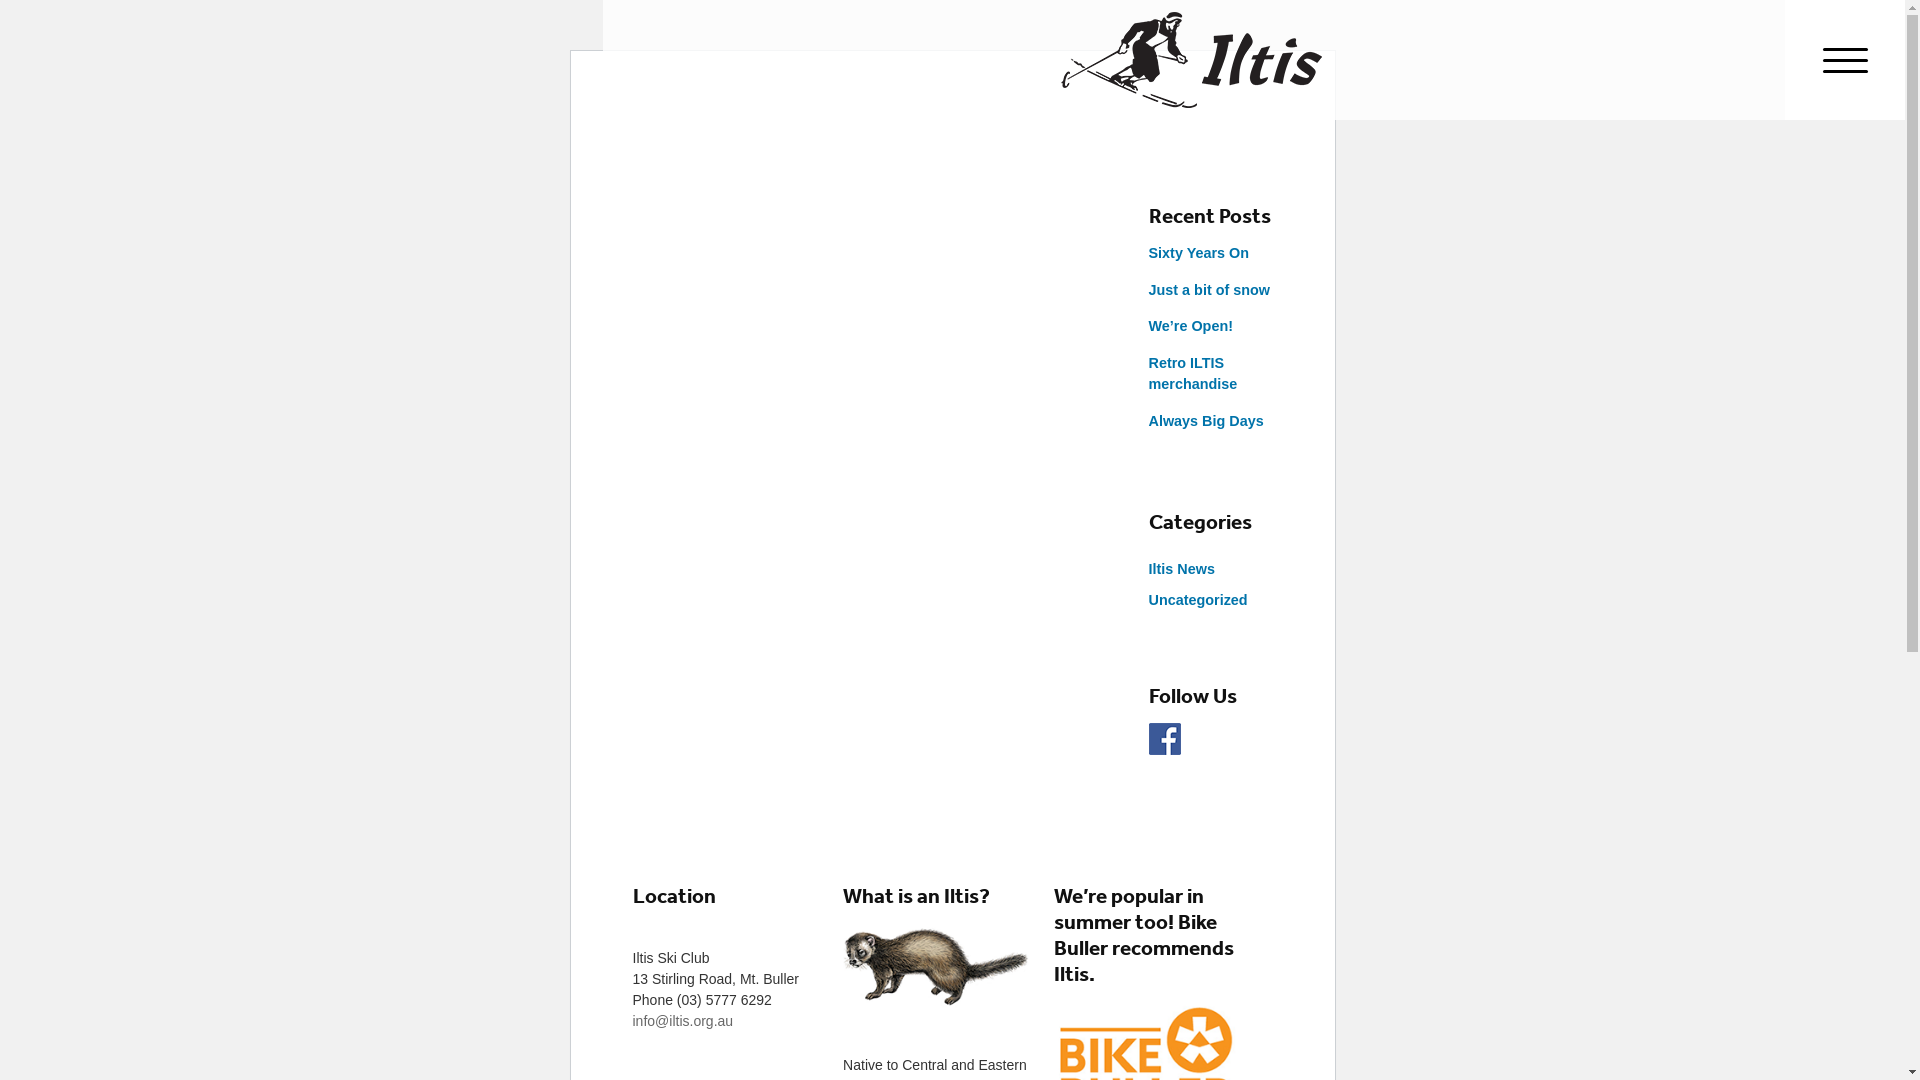 The height and width of the screenshot is (1080, 1920). Describe the element at coordinates (1192, 374) in the screenshot. I see `'Retro ILTIS merchandise'` at that location.